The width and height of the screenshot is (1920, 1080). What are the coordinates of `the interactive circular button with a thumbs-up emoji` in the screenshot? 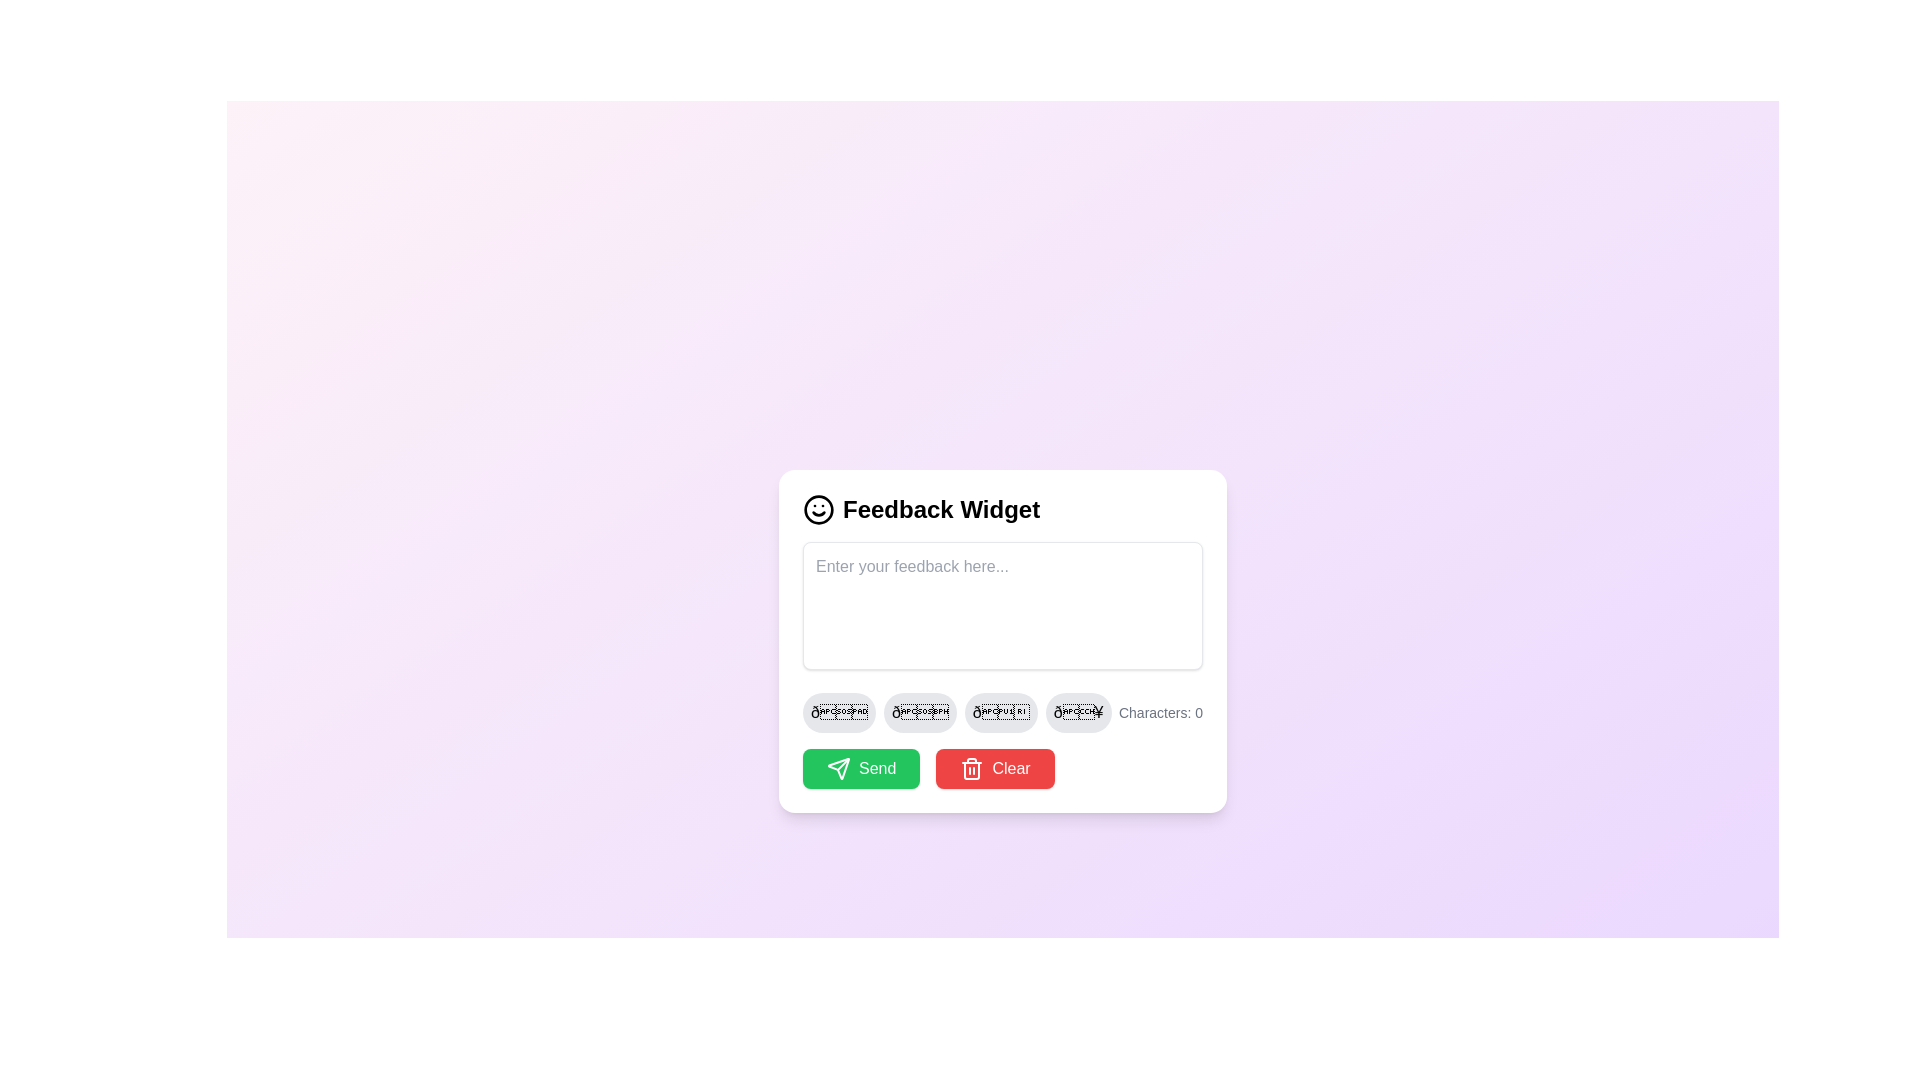 It's located at (1001, 711).